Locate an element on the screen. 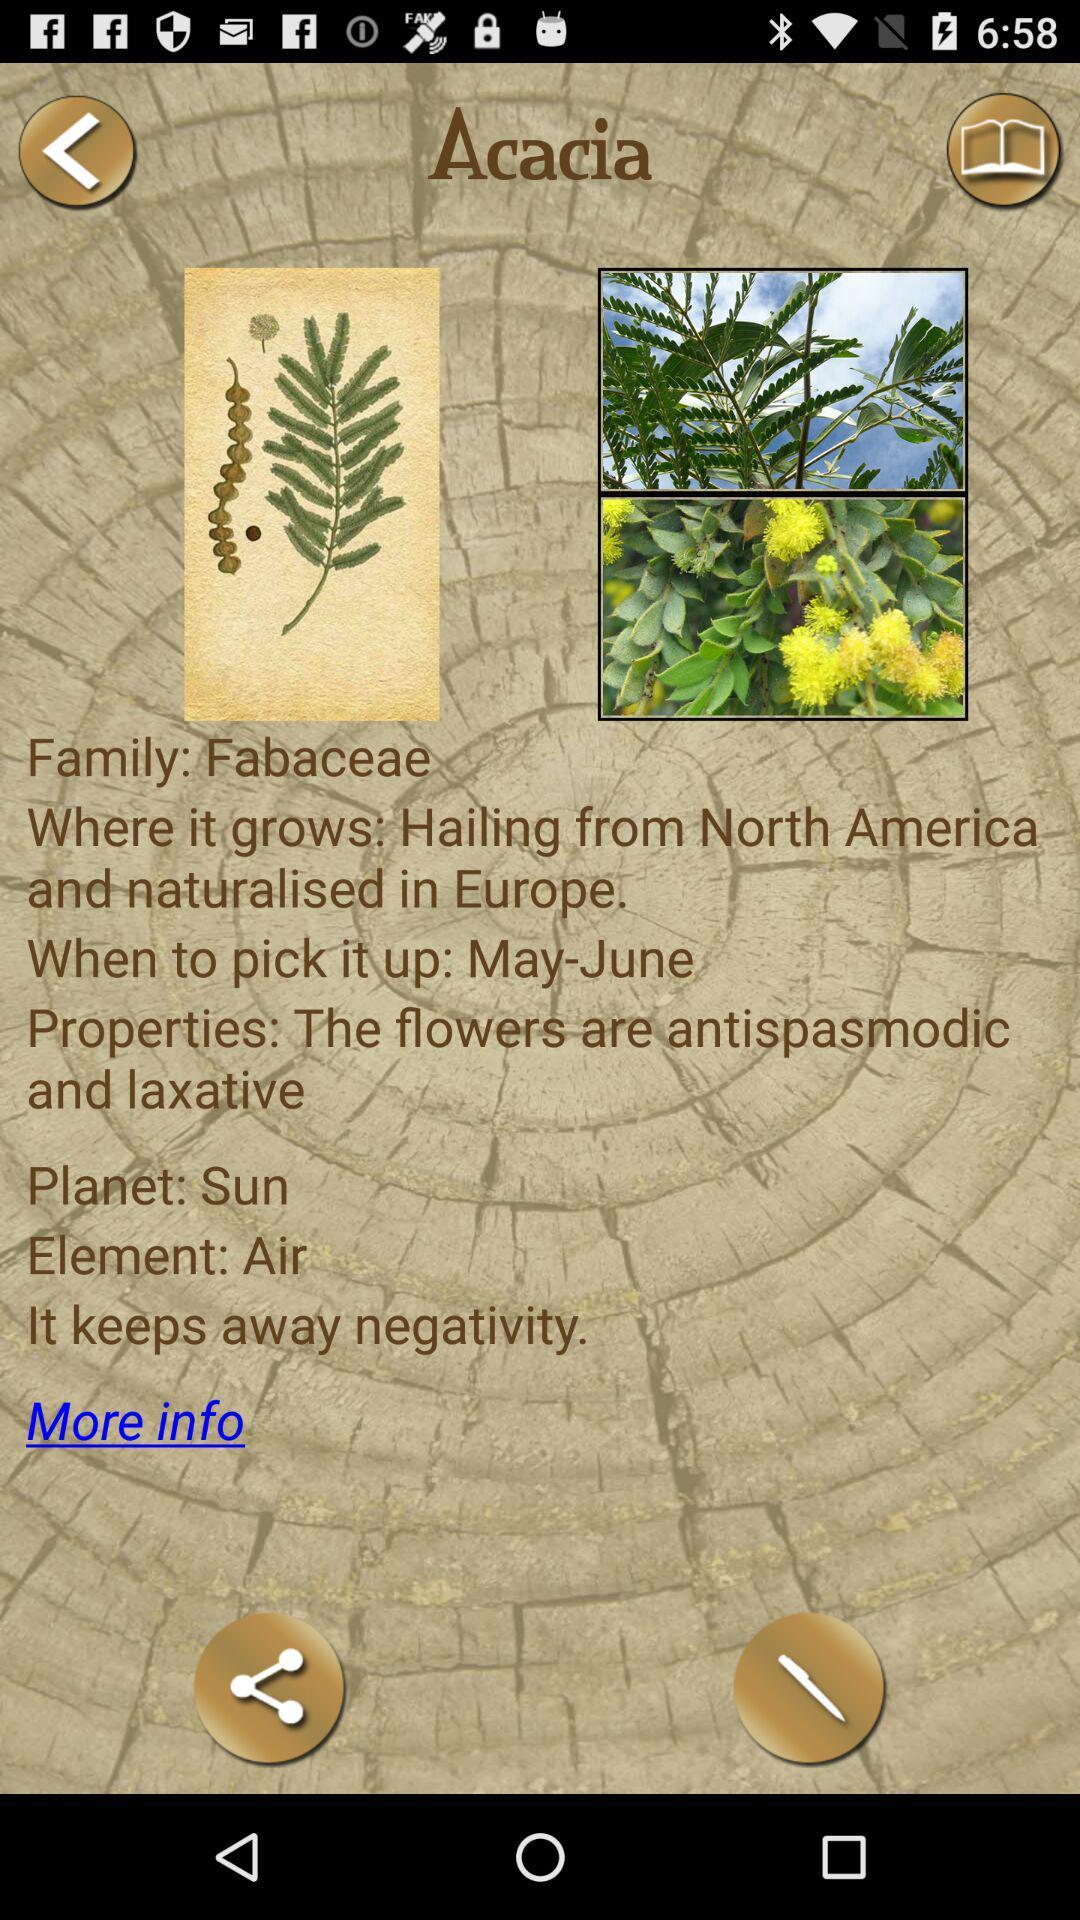 Image resolution: width=1080 pixels, height=1920 pixels. image is located at coordinates (782, 380).